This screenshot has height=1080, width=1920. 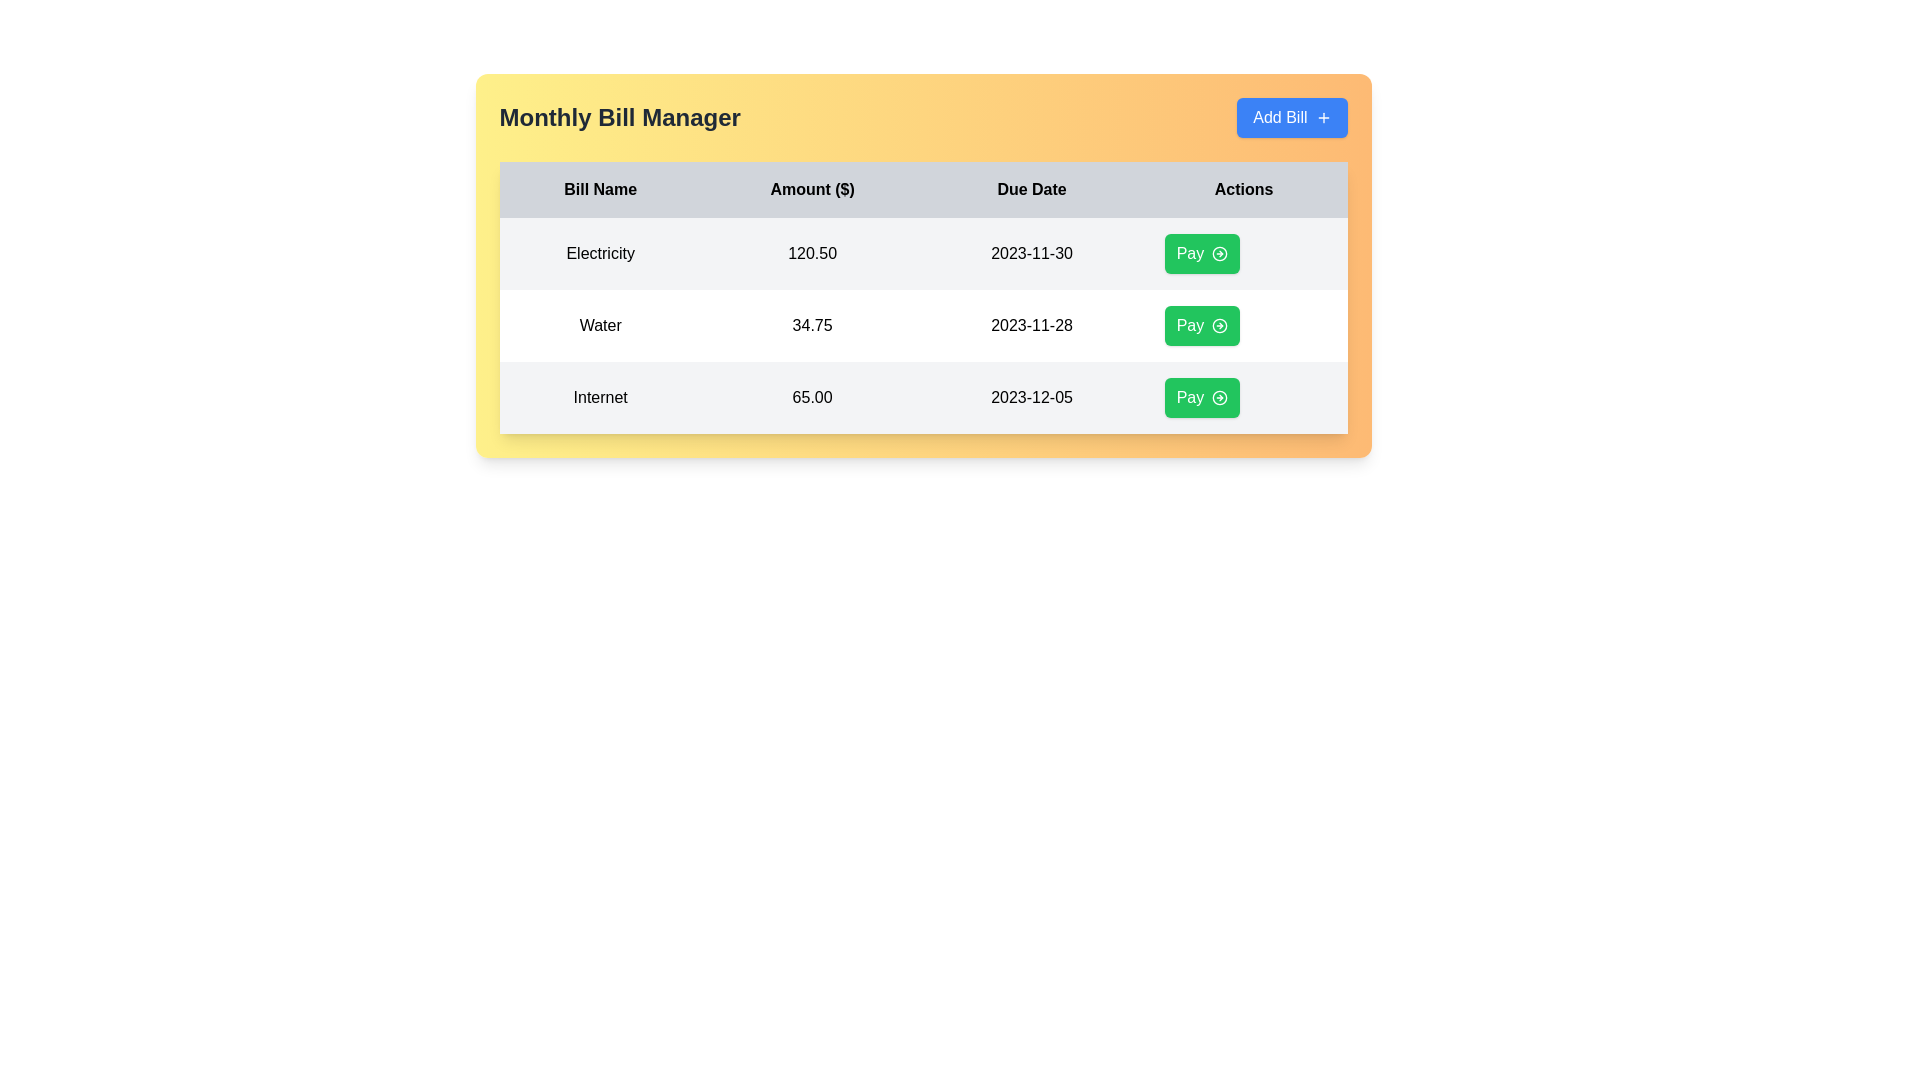 What do you see at coordinates (1219, 325) in the screenshot?
I see `the SVG circle that is part of the rightward arrow icon in the 'Actions' column of the second row of the table representing the bill for 'Water'` at bounding box center [1219, 325].